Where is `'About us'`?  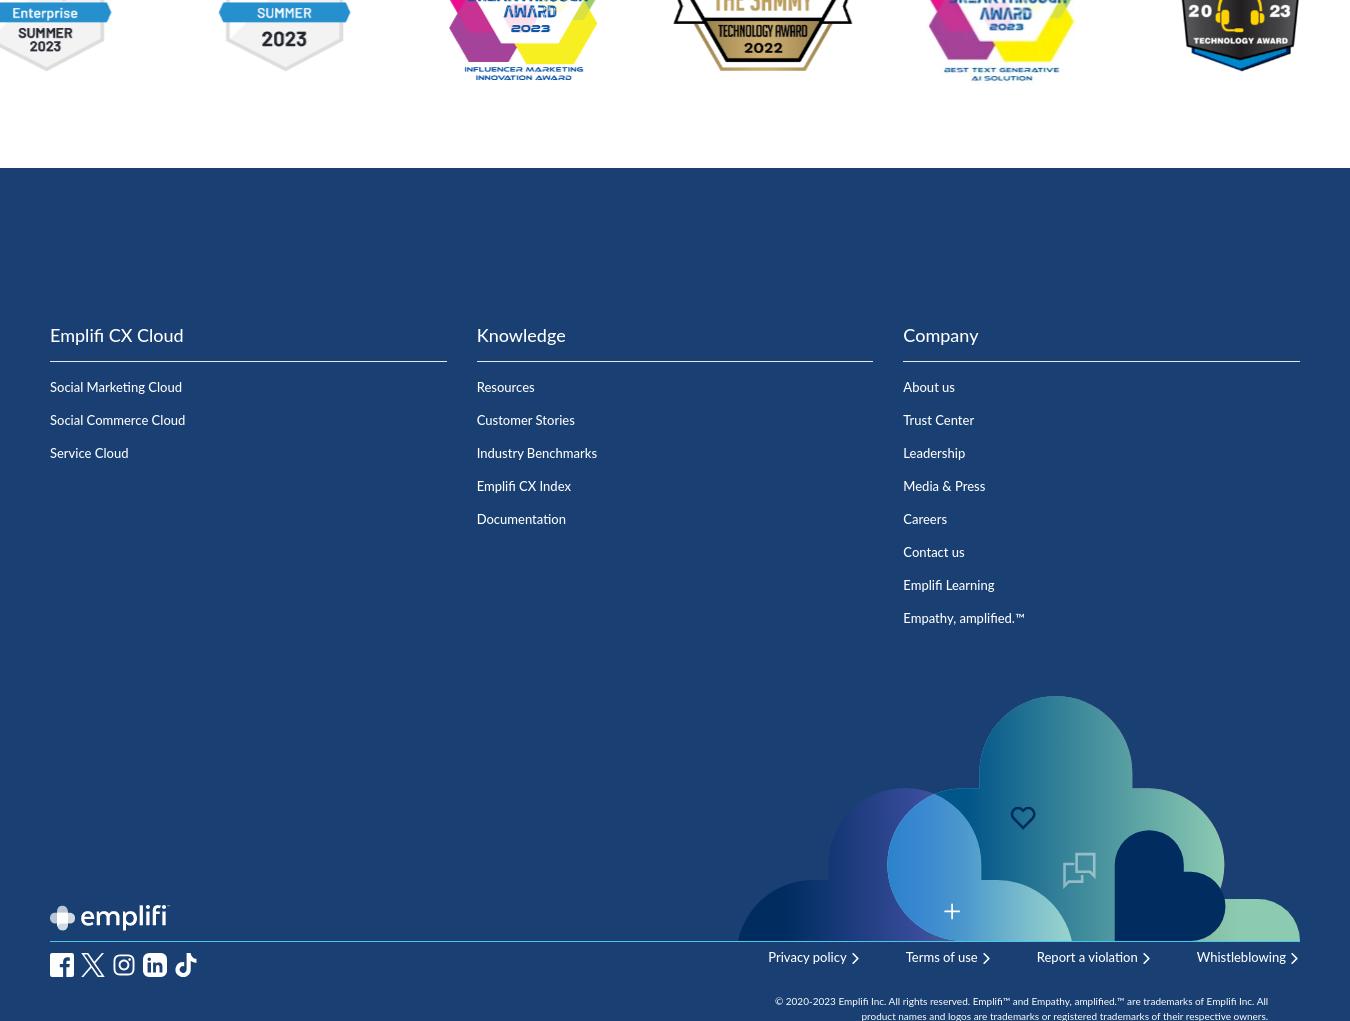
'About us' is located at coordinates (902, 387).